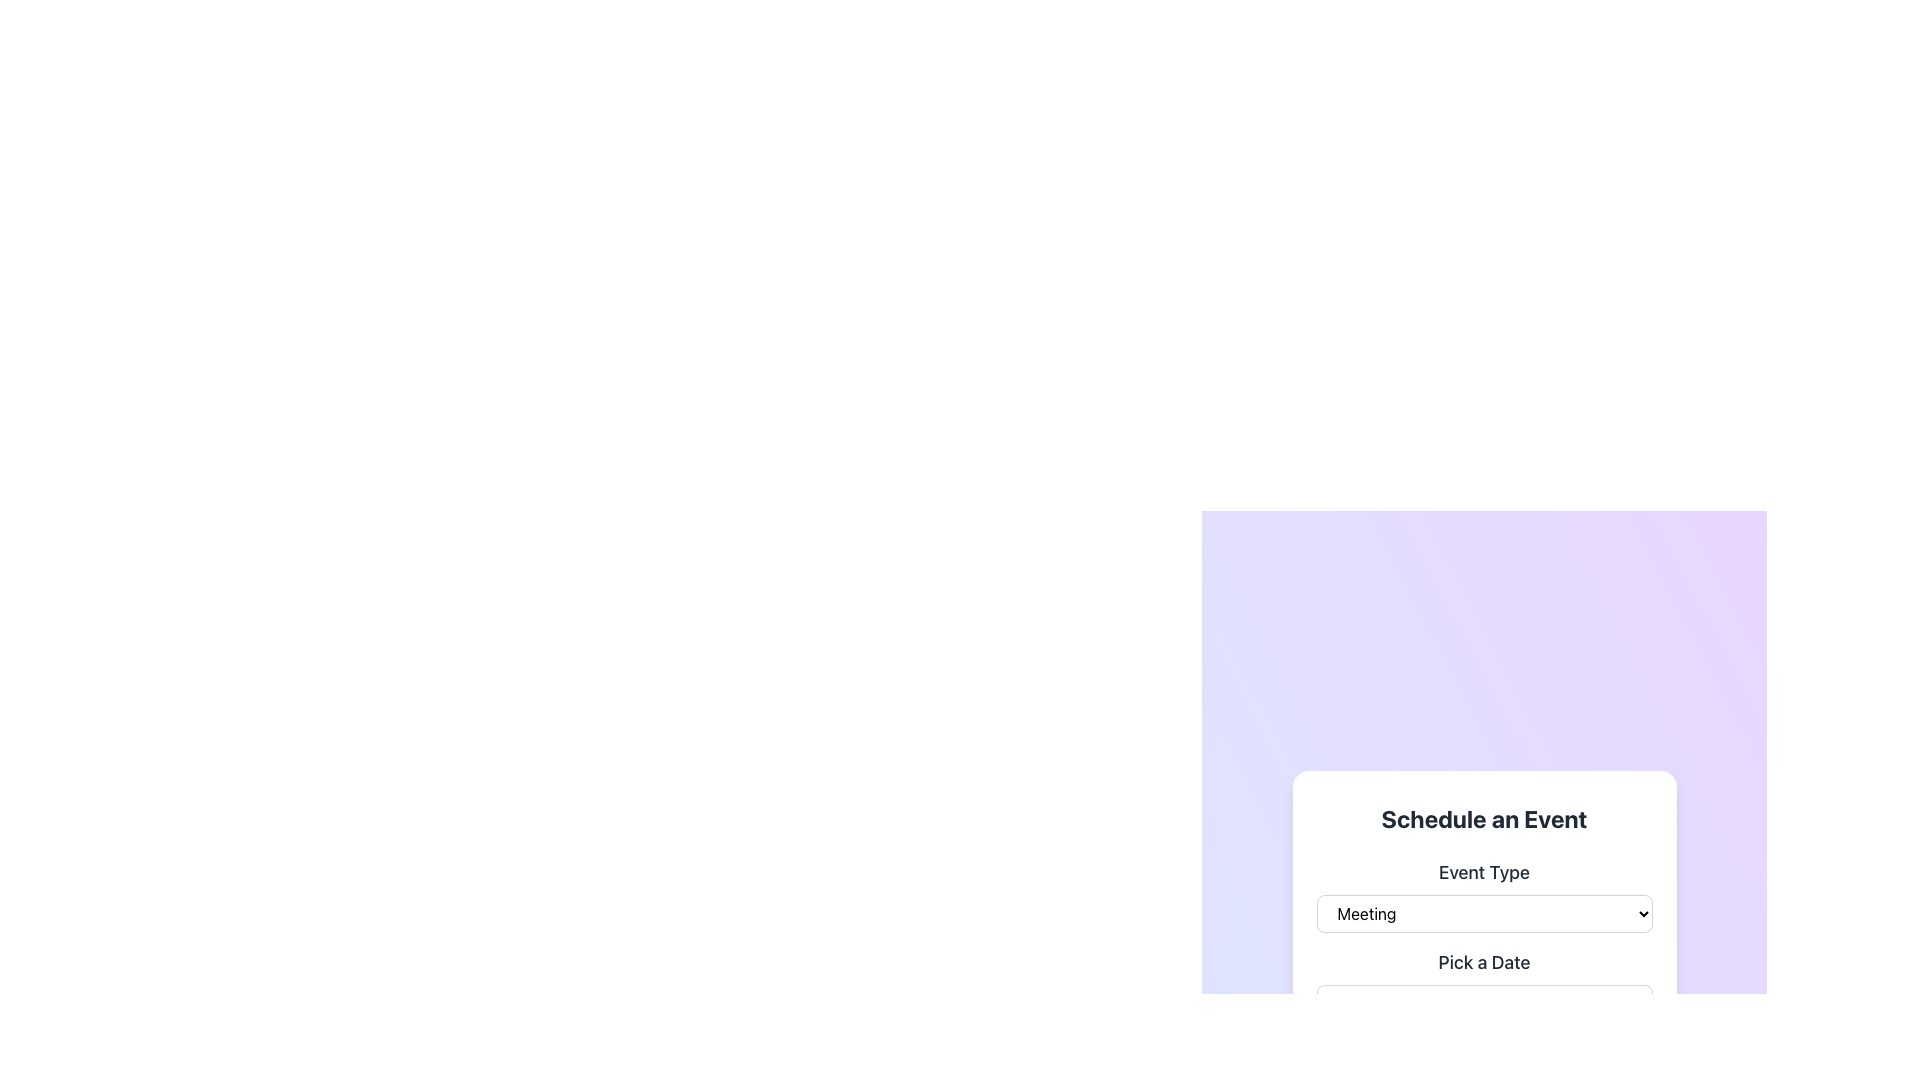  What do you see at coordinates (1484, 1006) in the screenshot?
I see `the Date selection box located below the title 'Pick a Date'` at bounding box center [1484, 1006].